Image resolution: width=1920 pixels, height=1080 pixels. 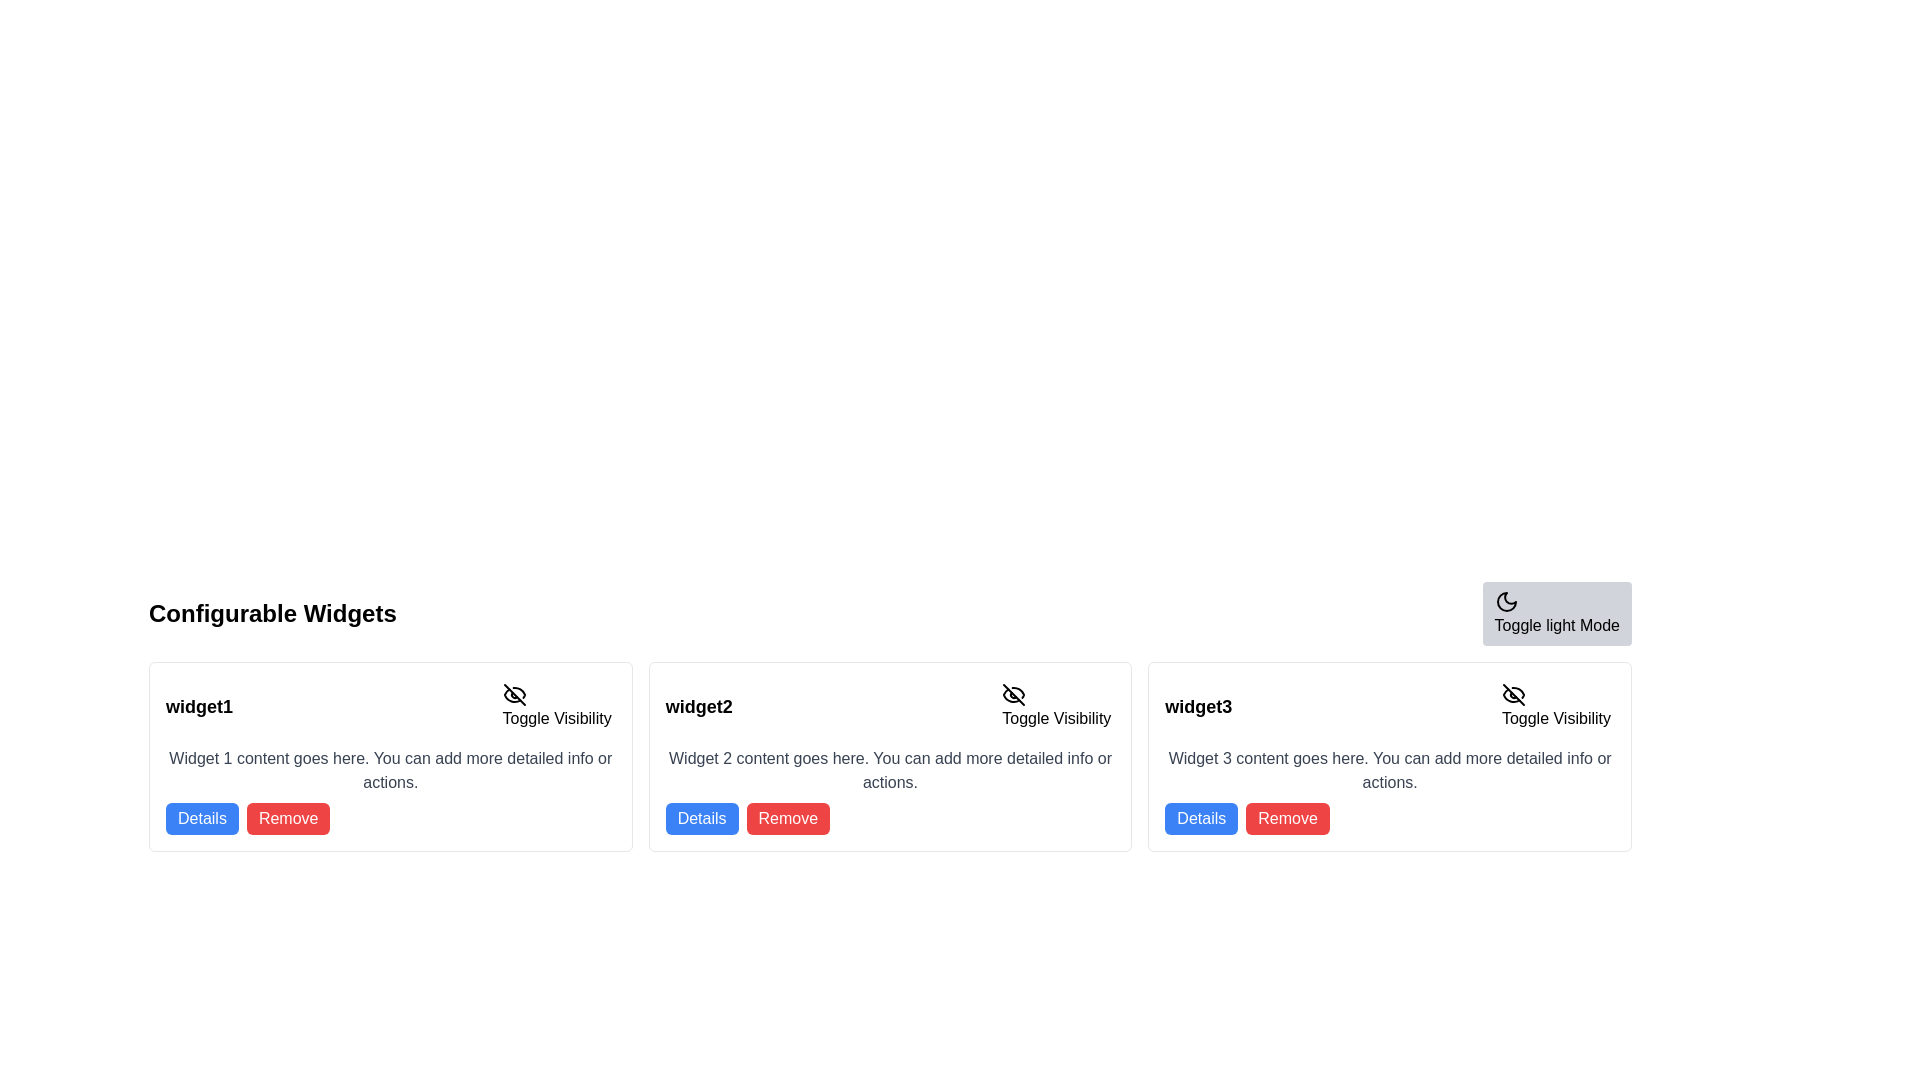 What do you see at coordinates (1389, 770) in the screenshot?
I see `the gray text block that states 'Widget 3 content goes here. You can add more detailed info or actions.' located in the third widget card titled 'Widget 3' above the 'Details' and 'Remove' buttons` at bounding box center [1389, 770].